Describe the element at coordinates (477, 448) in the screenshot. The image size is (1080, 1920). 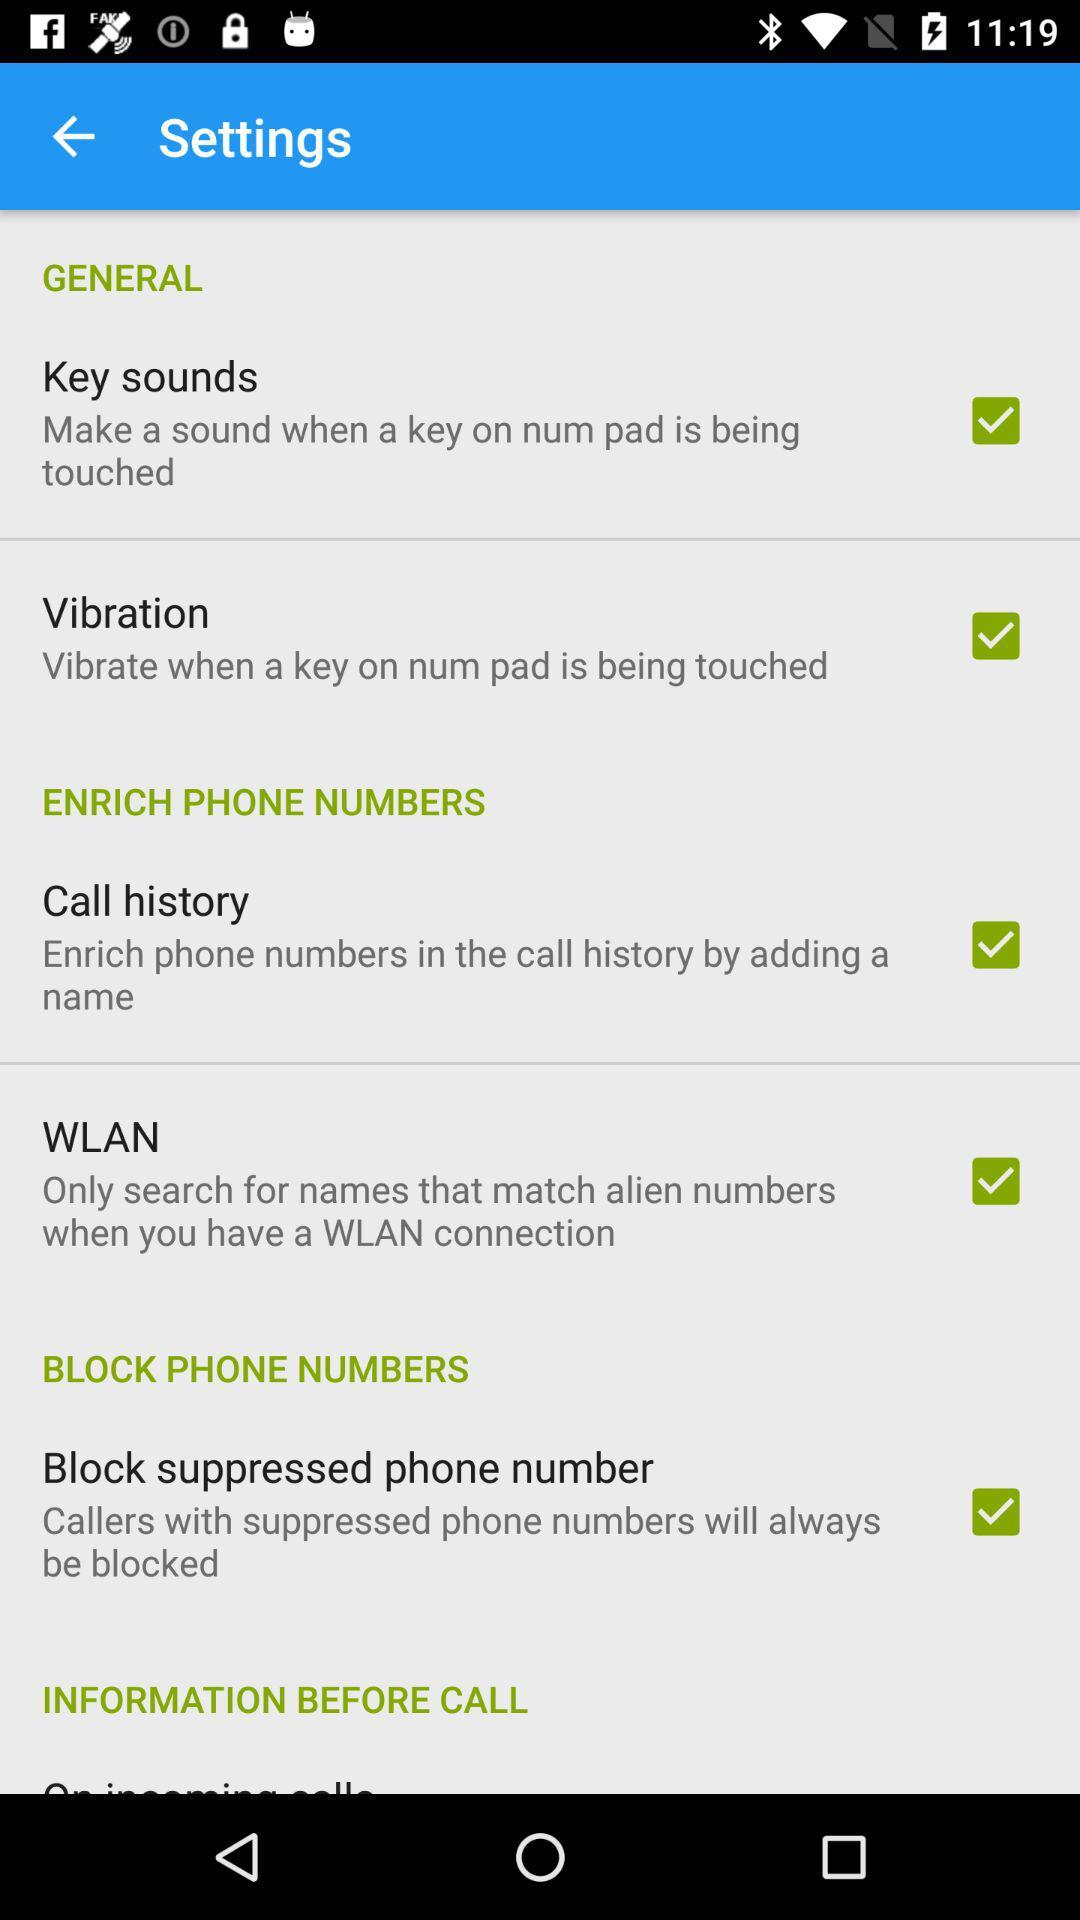
I see `make a sound item` at that location.